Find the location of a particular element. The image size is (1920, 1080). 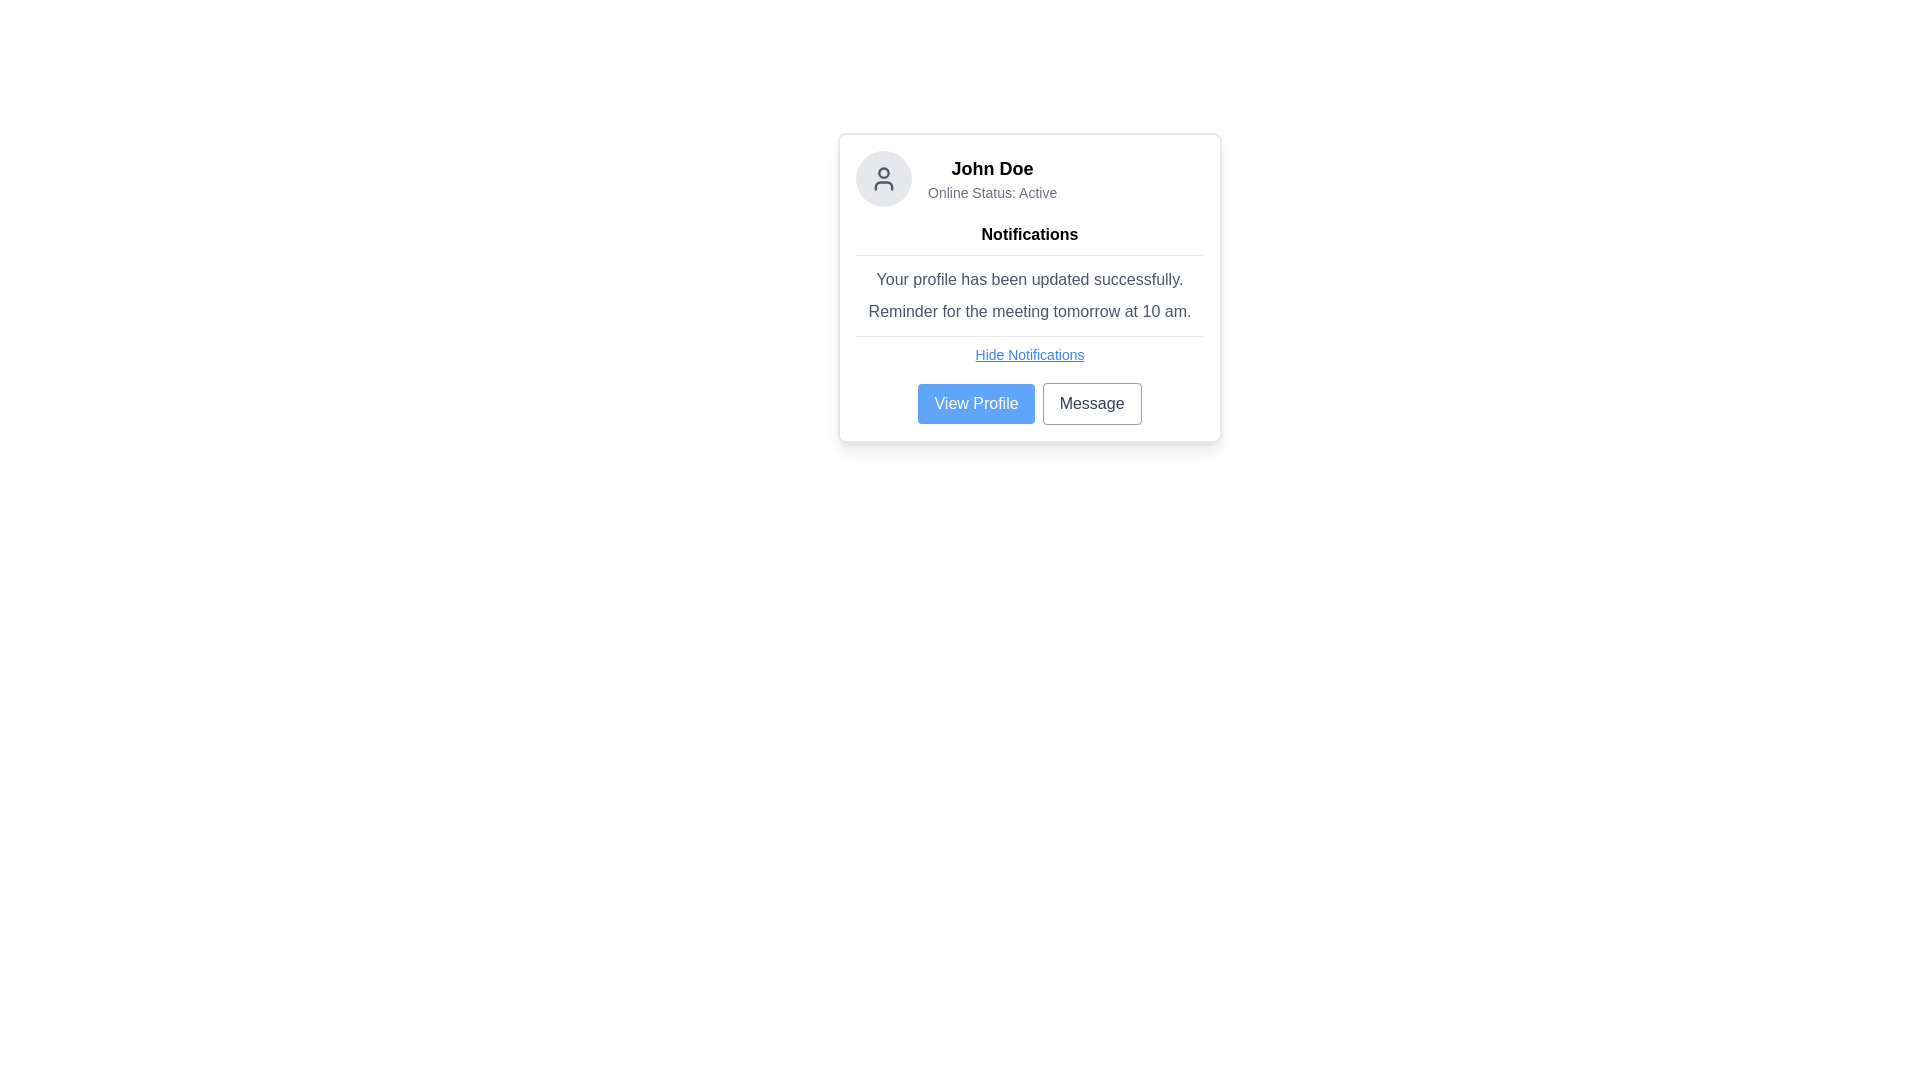

text content displayed in the label that presents the user's name and online status, located to the right of the circular avatar icon is located at coordinates (992, 177).